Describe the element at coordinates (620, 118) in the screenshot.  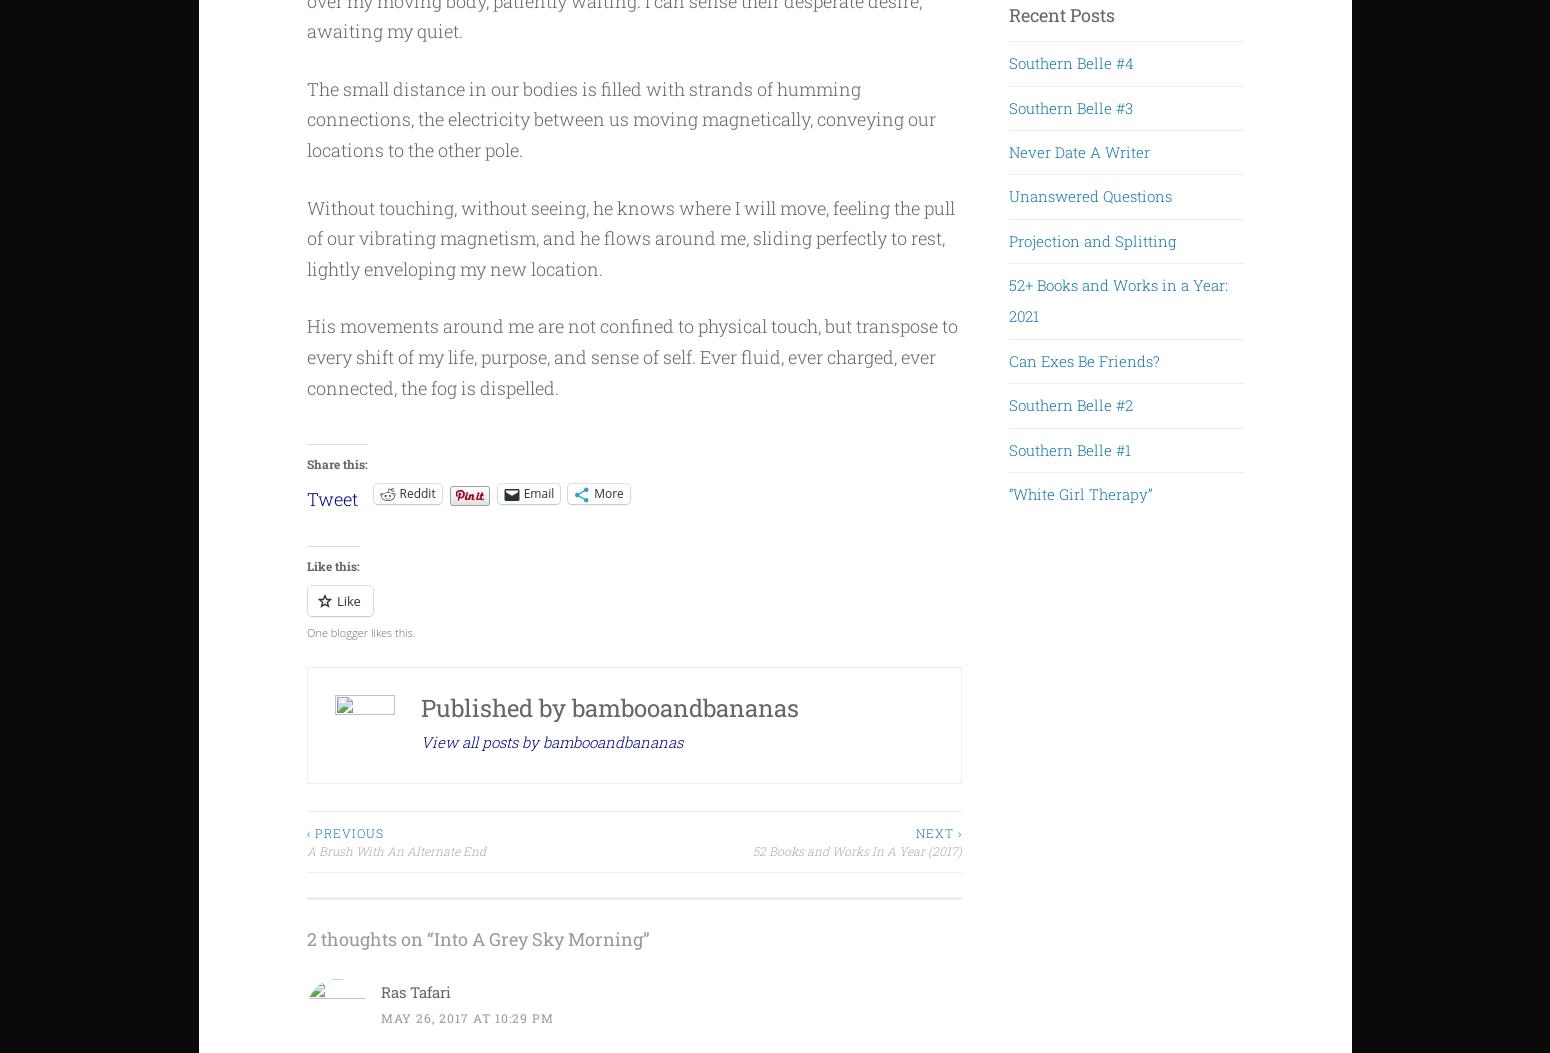
I see `'The small distance in our bodies is filled with strands of humming connections, the electricity between us moving magnetically, conveying our locations to the other pole.'` at that location.